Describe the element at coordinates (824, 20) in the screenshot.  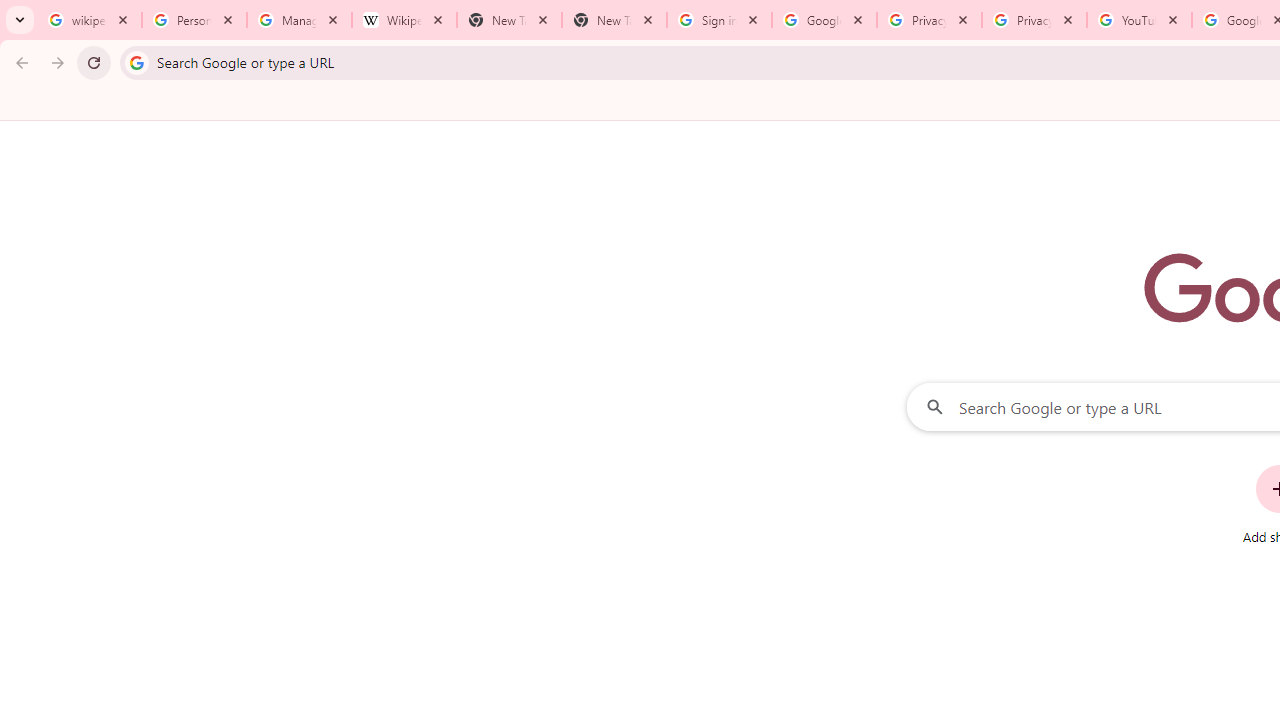
I see `'Google Drive: Sign-in'` at that location.